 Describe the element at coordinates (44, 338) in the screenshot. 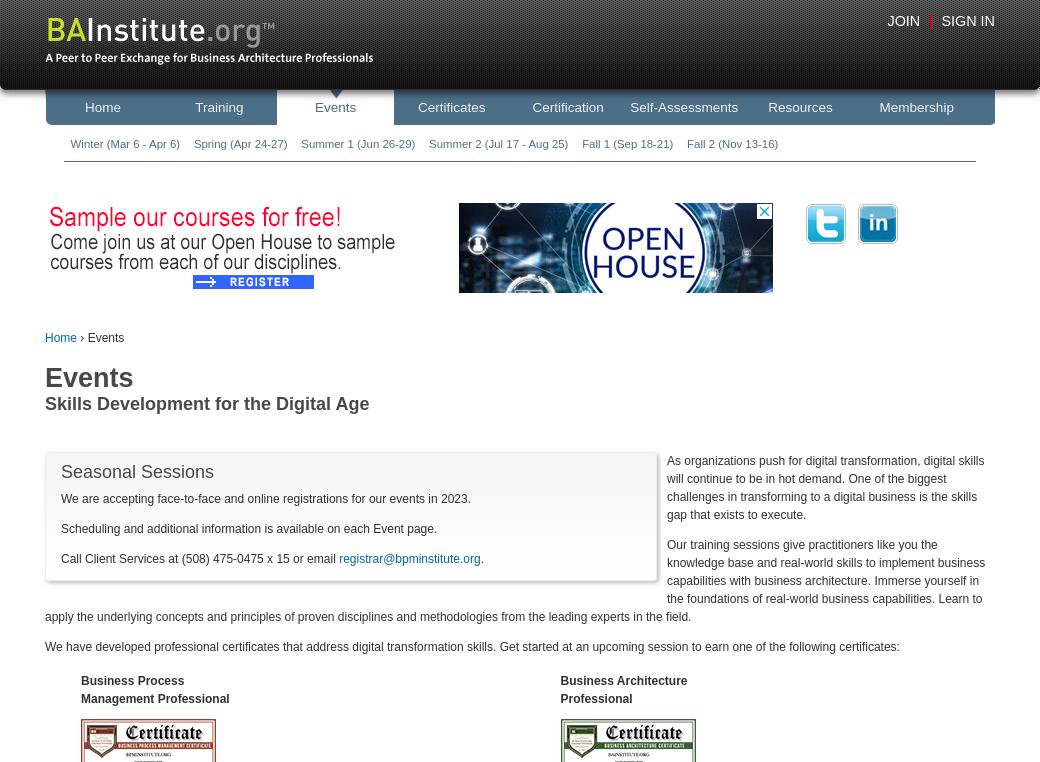

I see `'Home'` at that location.